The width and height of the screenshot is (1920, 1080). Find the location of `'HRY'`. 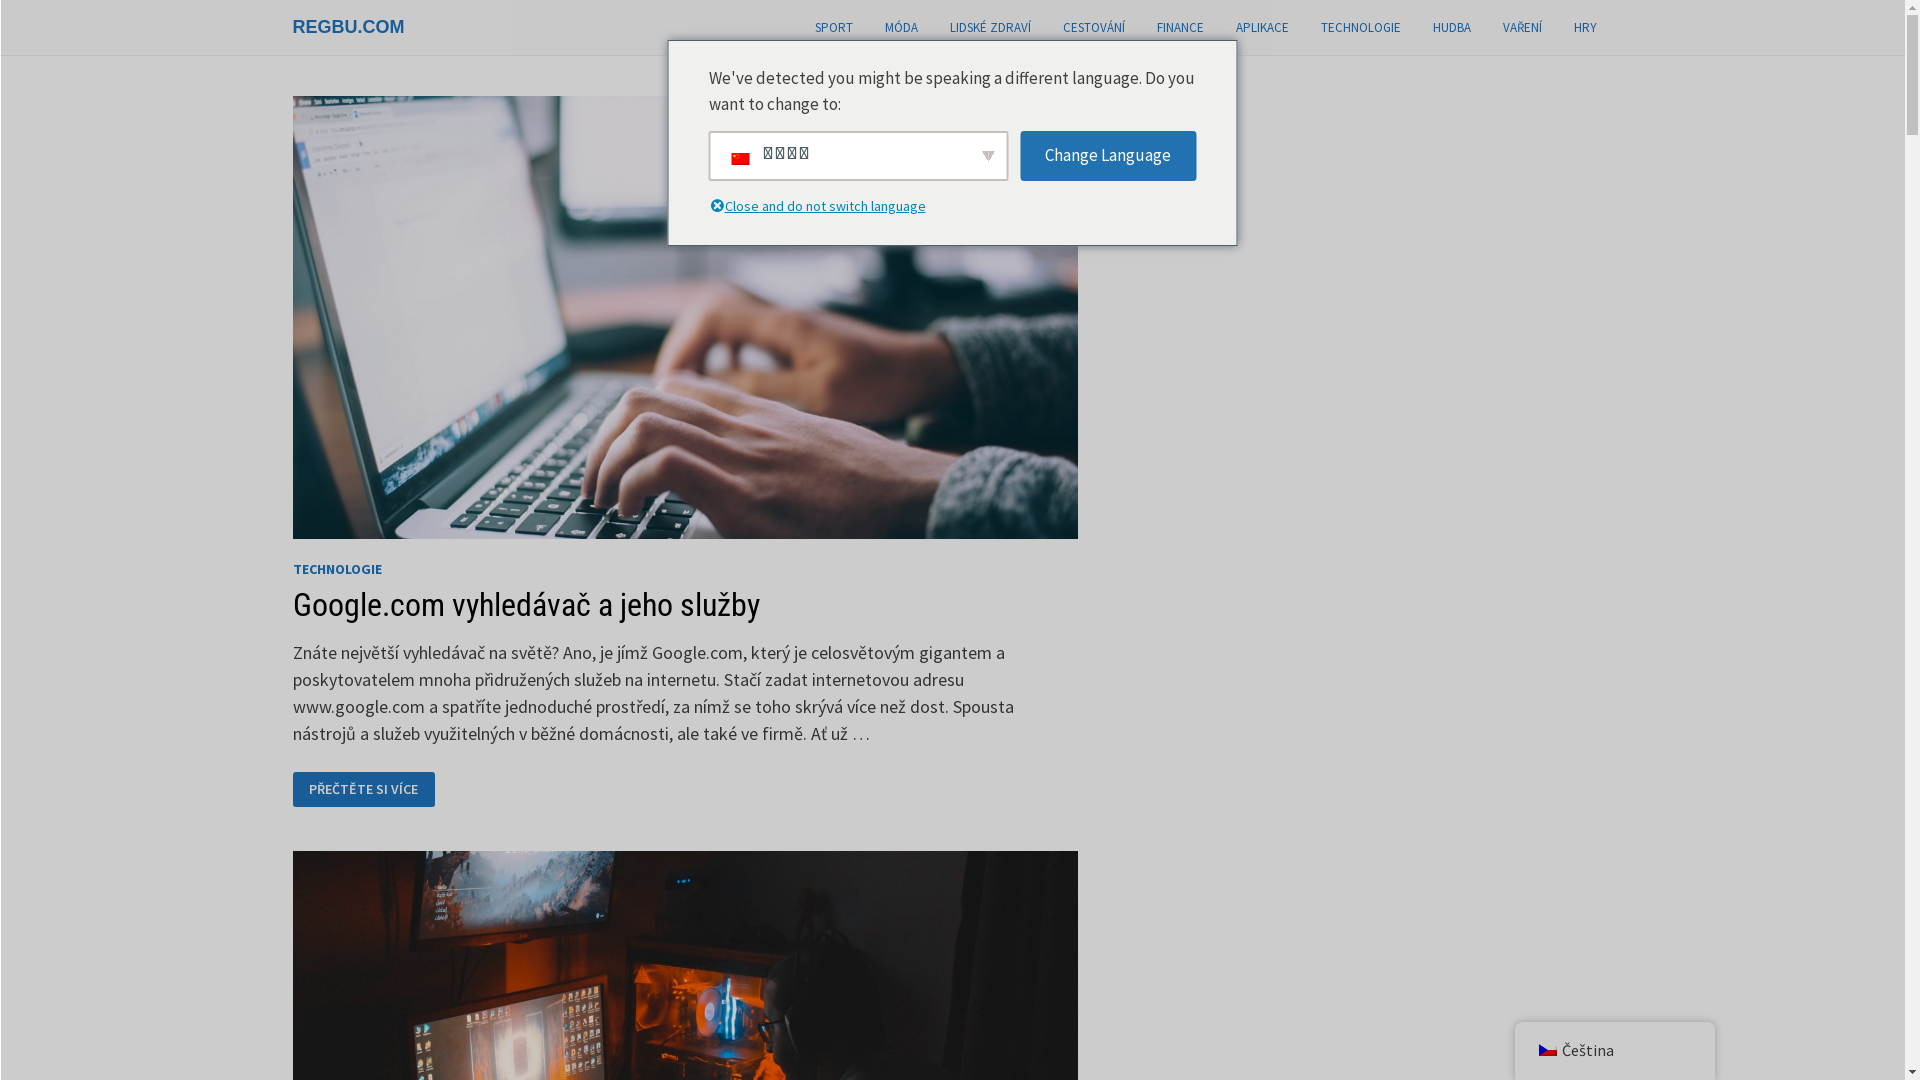

'HRY' is located at coordinates (1584, 27).